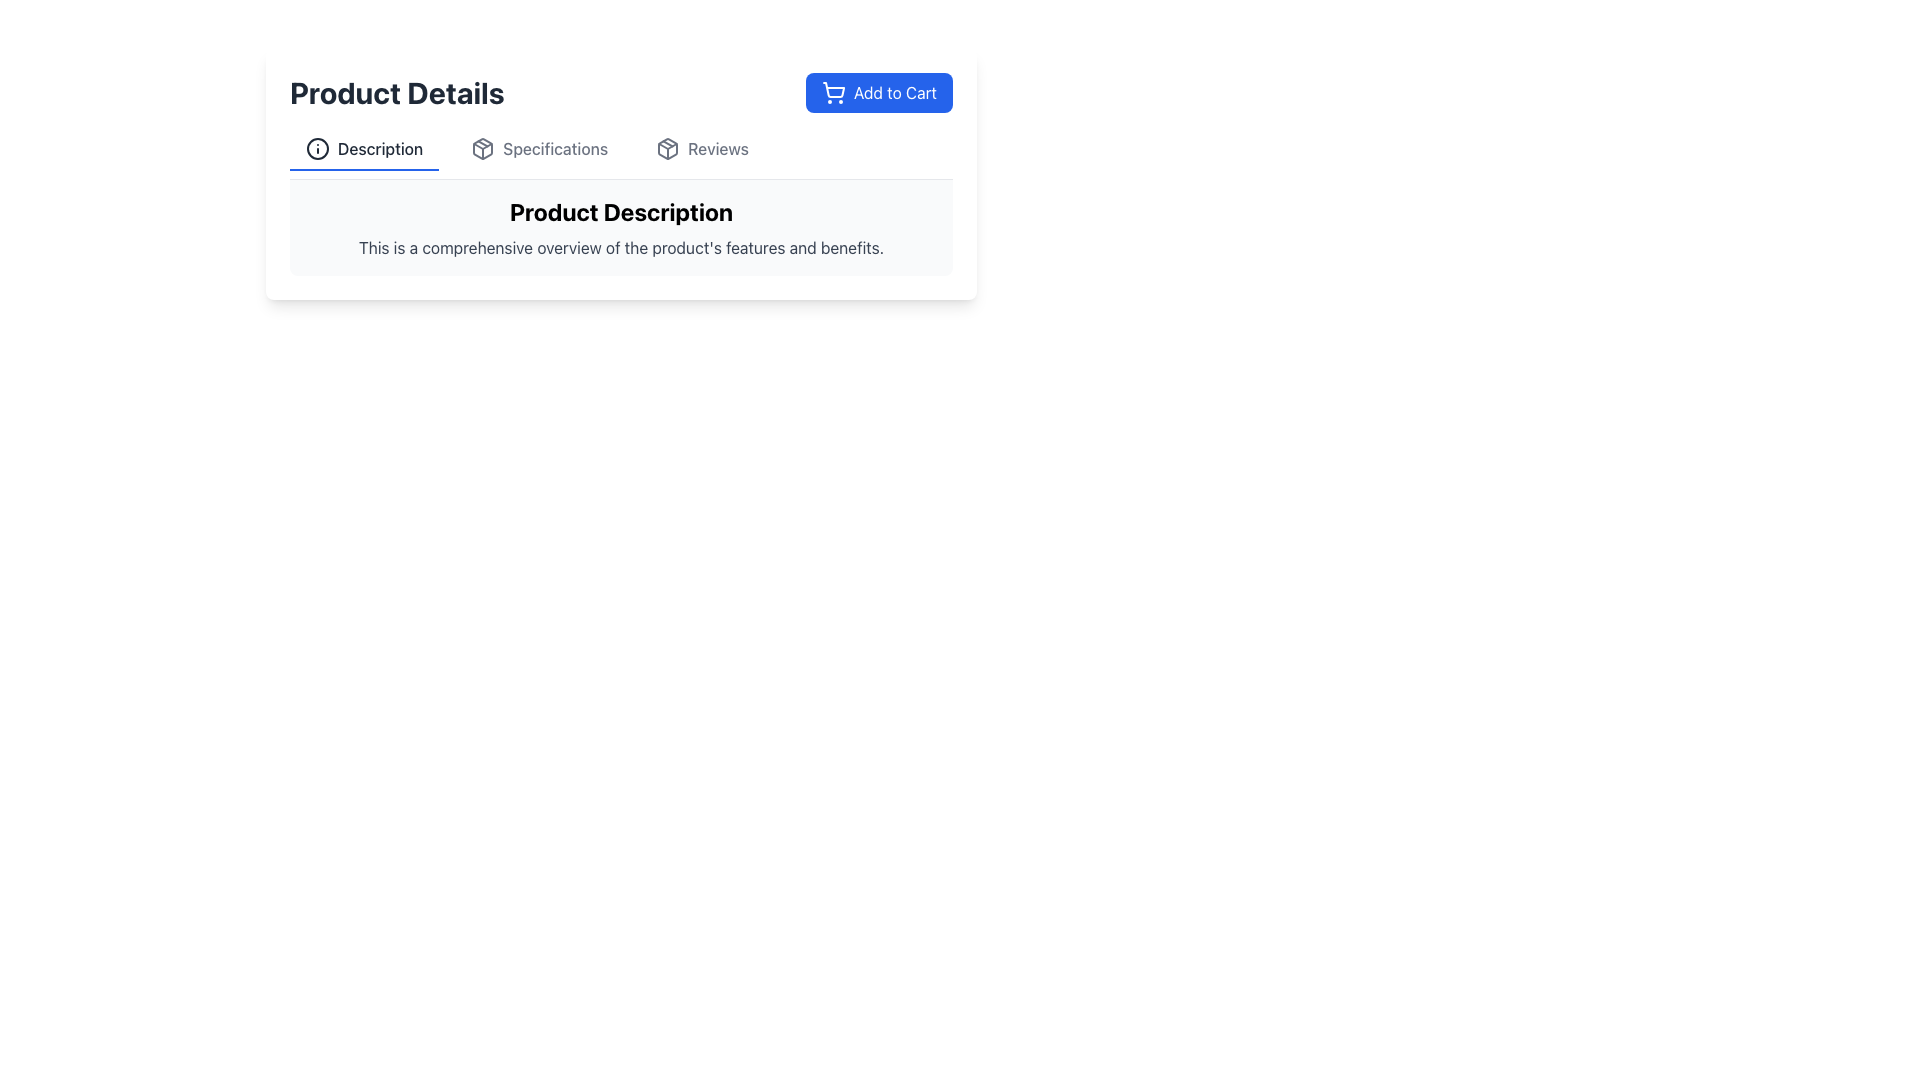  I want to click on the main shape of the shopping cart icon located within the blue 'Add to Cart' button at the top-right of the interface, so click(834, 90).